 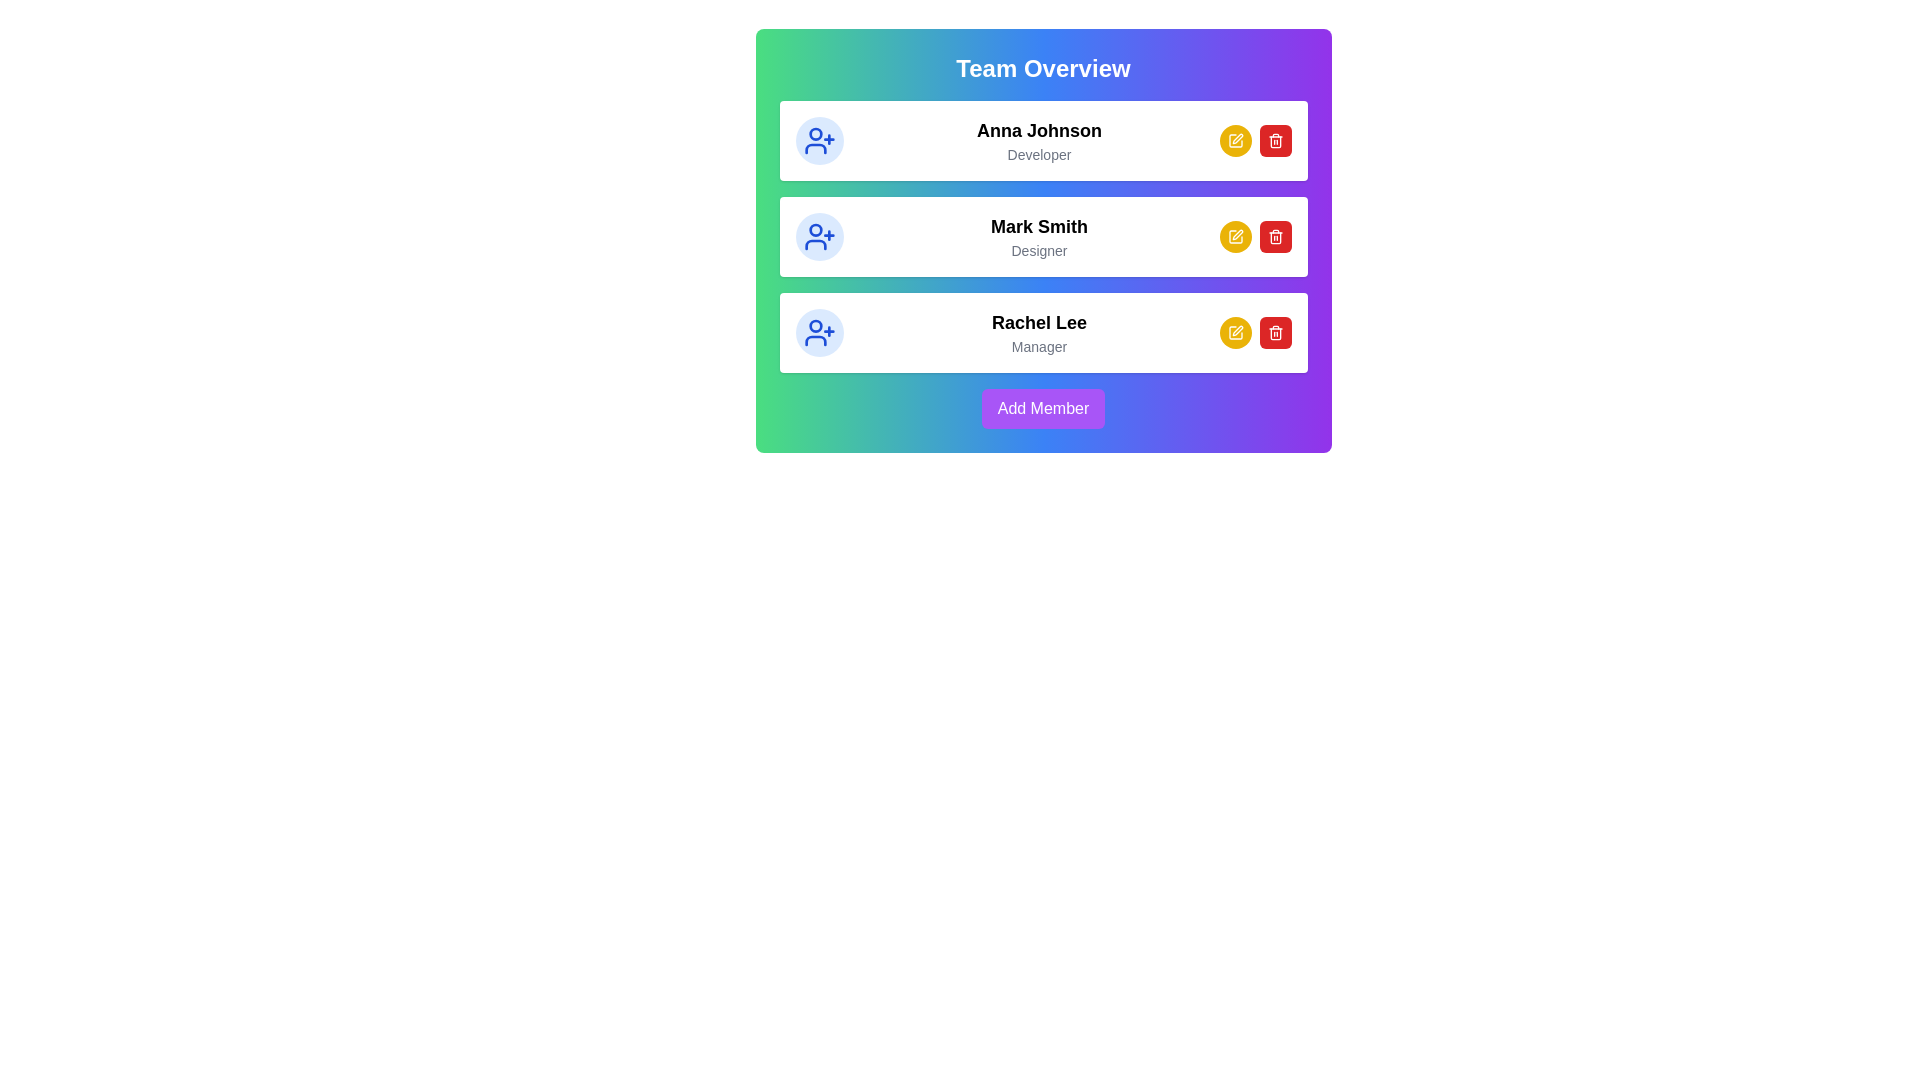 What do you see at coordinates (1039, 249) in the screenshot?
I see `the text label providing role information about 'Mark Smith', who is identified as a Designer, located in the second row below the bold 'Mark Smith' text` at bounding box center [1039, 249].